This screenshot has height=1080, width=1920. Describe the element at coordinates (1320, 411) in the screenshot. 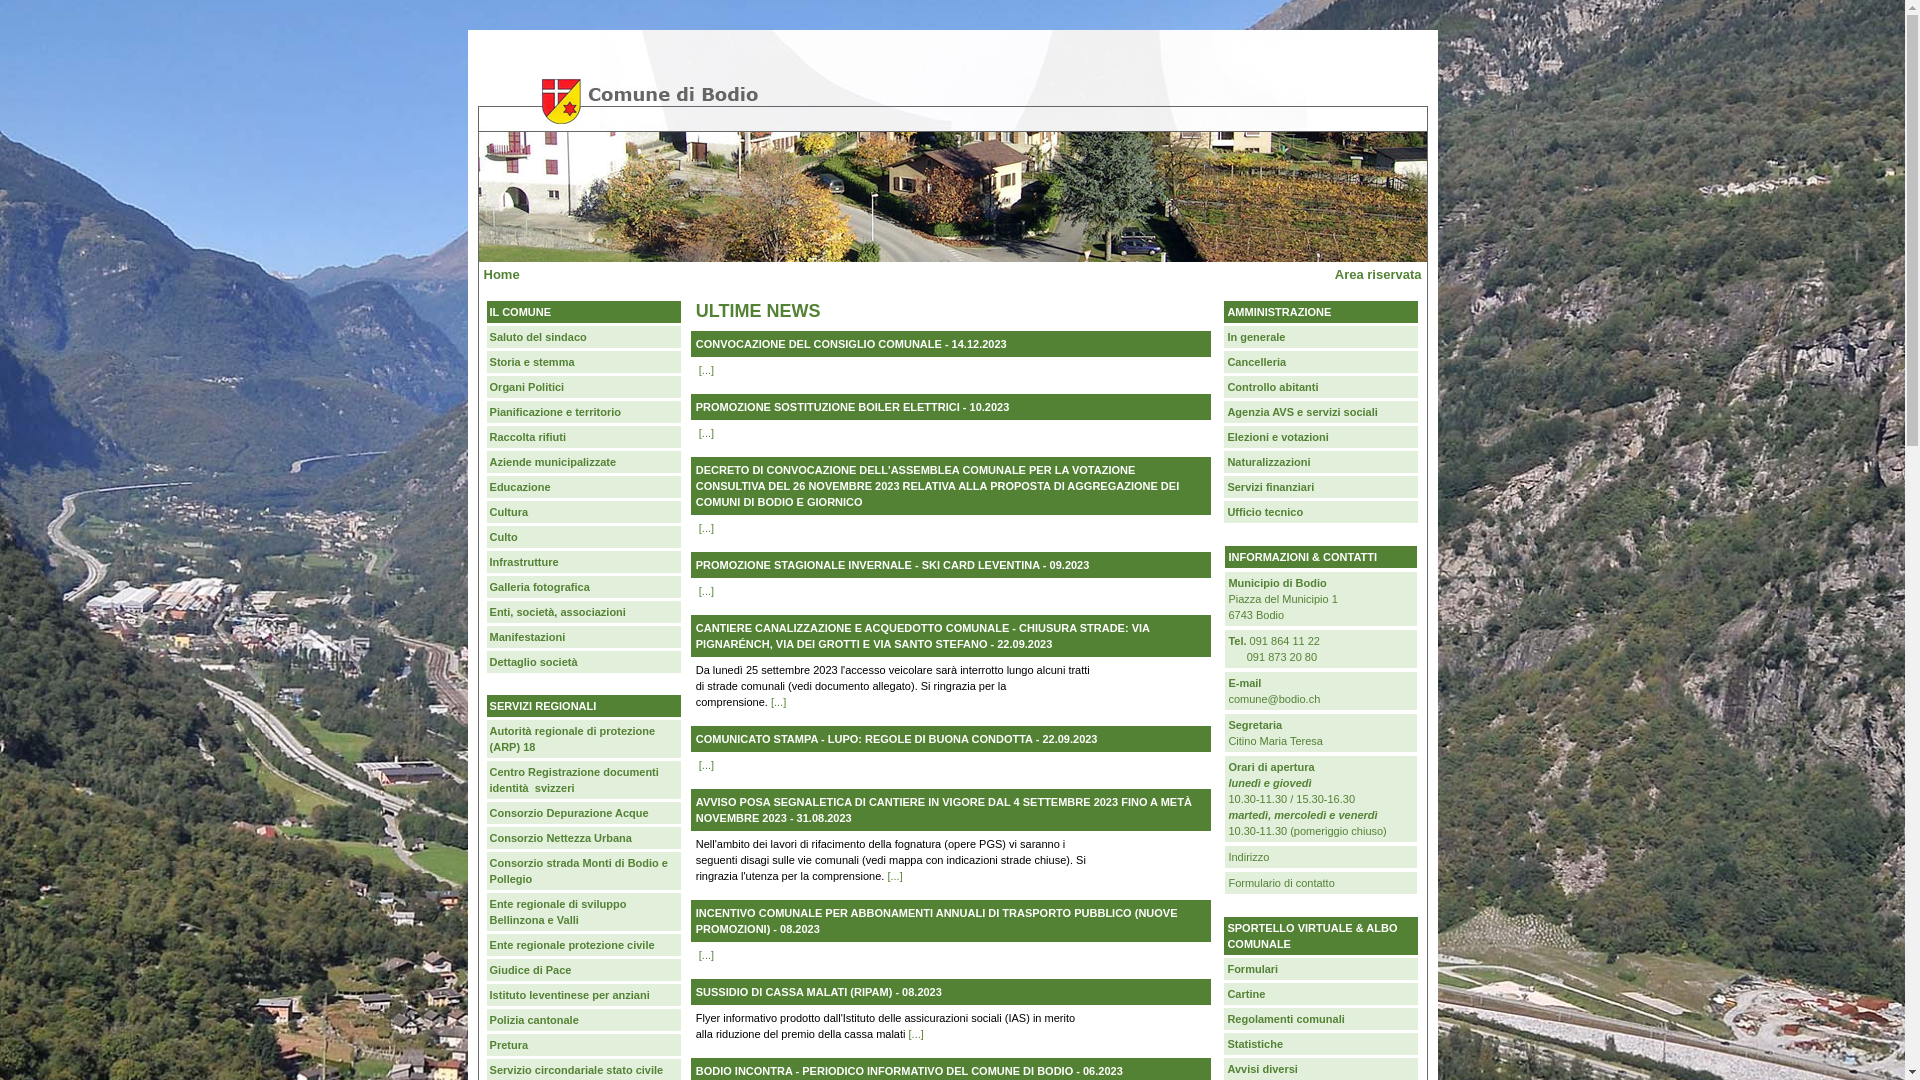

I see `'Agenzia AVS e servizi sociali'` at that location.